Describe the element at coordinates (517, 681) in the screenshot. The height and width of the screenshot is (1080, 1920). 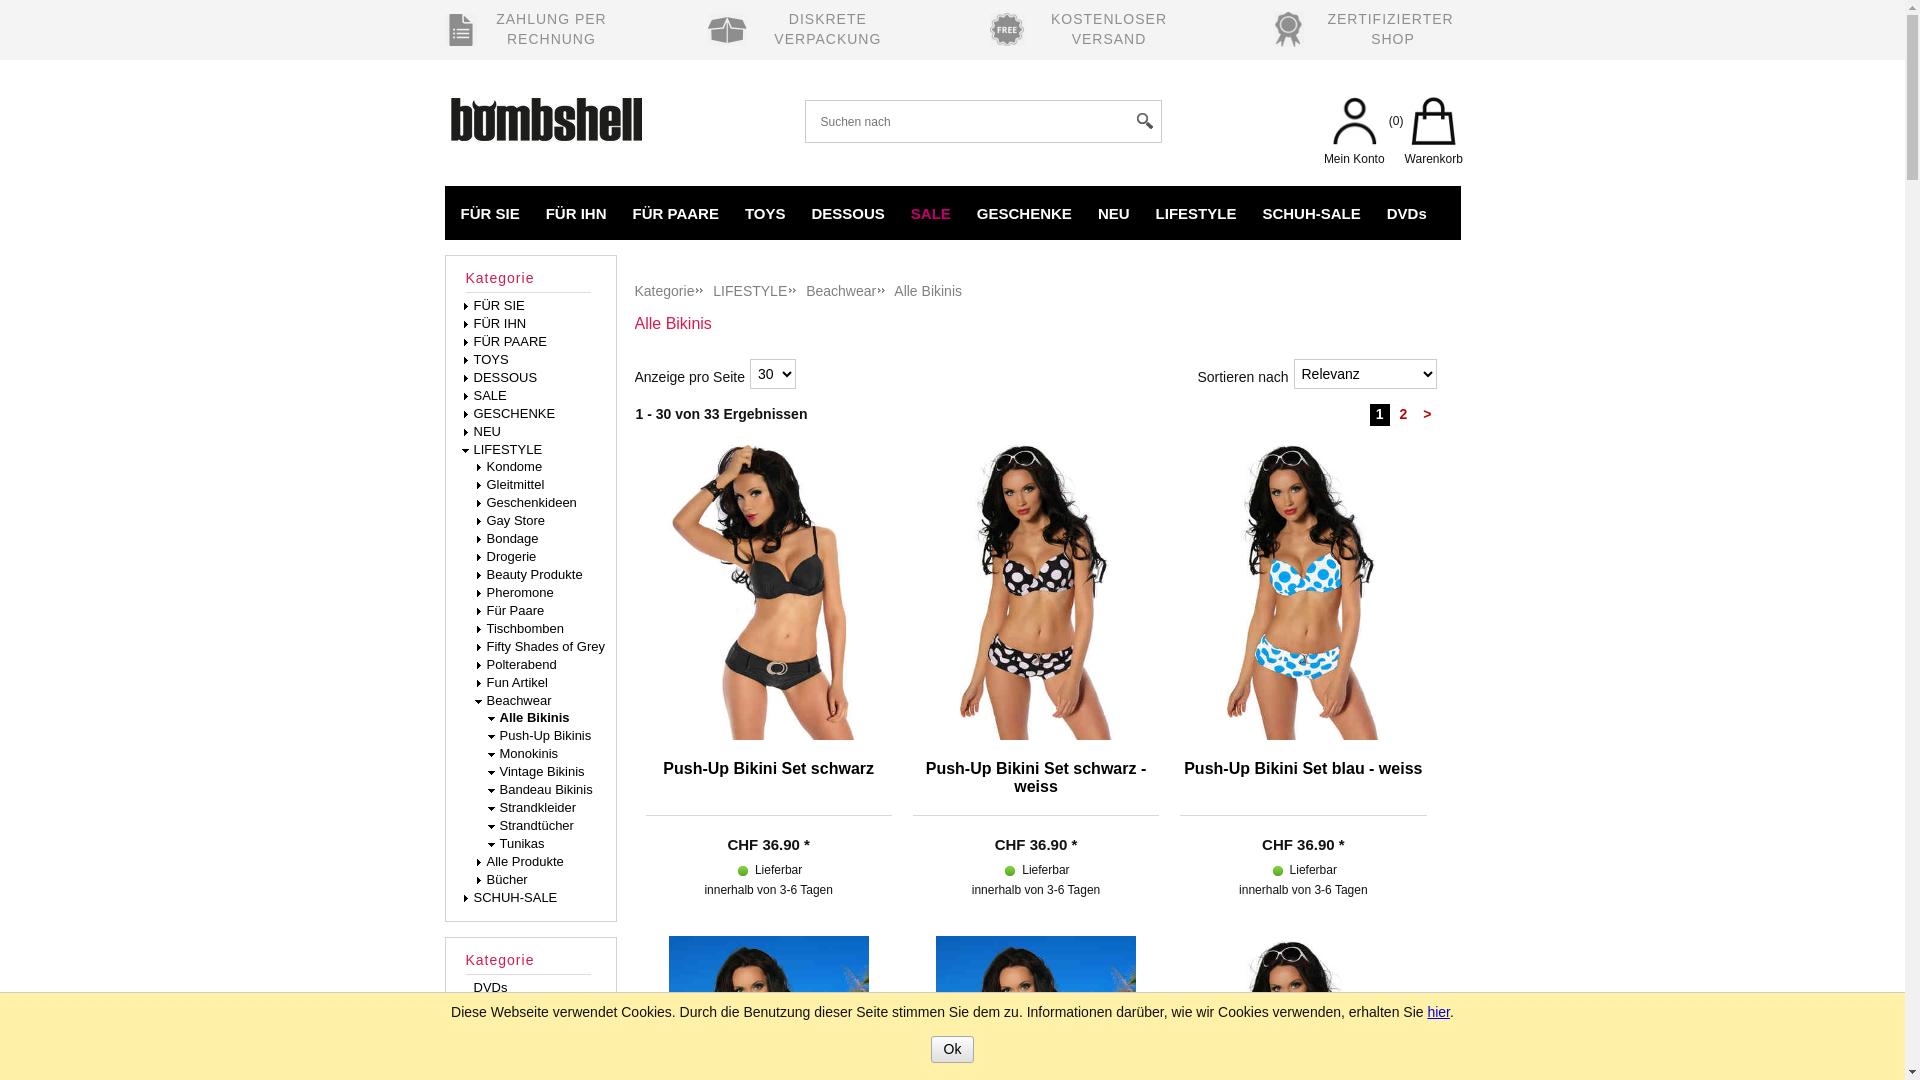
I see `' Fun Artikel'` at that location.